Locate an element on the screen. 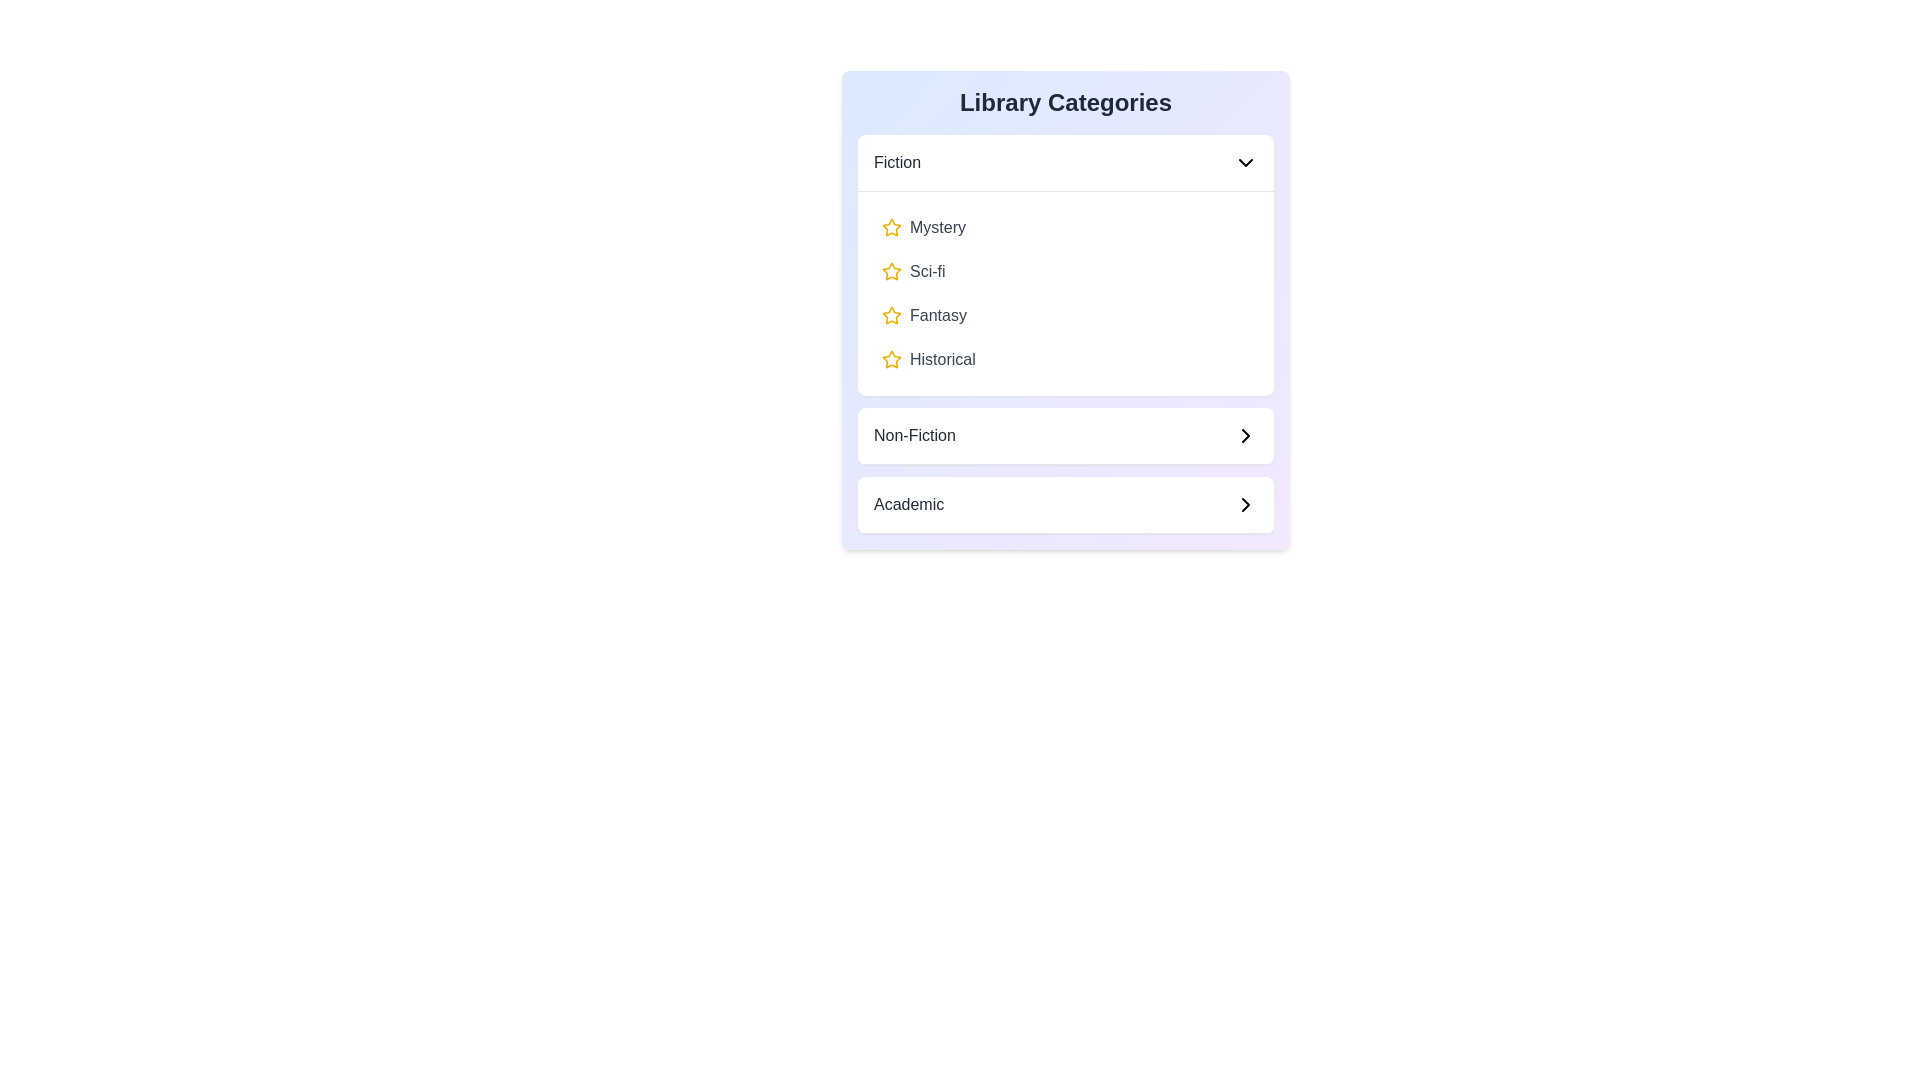 The width and height of the screenshot is (1920, 1080). the item Fantasy from the expanded 'Fiction' category is located at coordinates (1064, 315).